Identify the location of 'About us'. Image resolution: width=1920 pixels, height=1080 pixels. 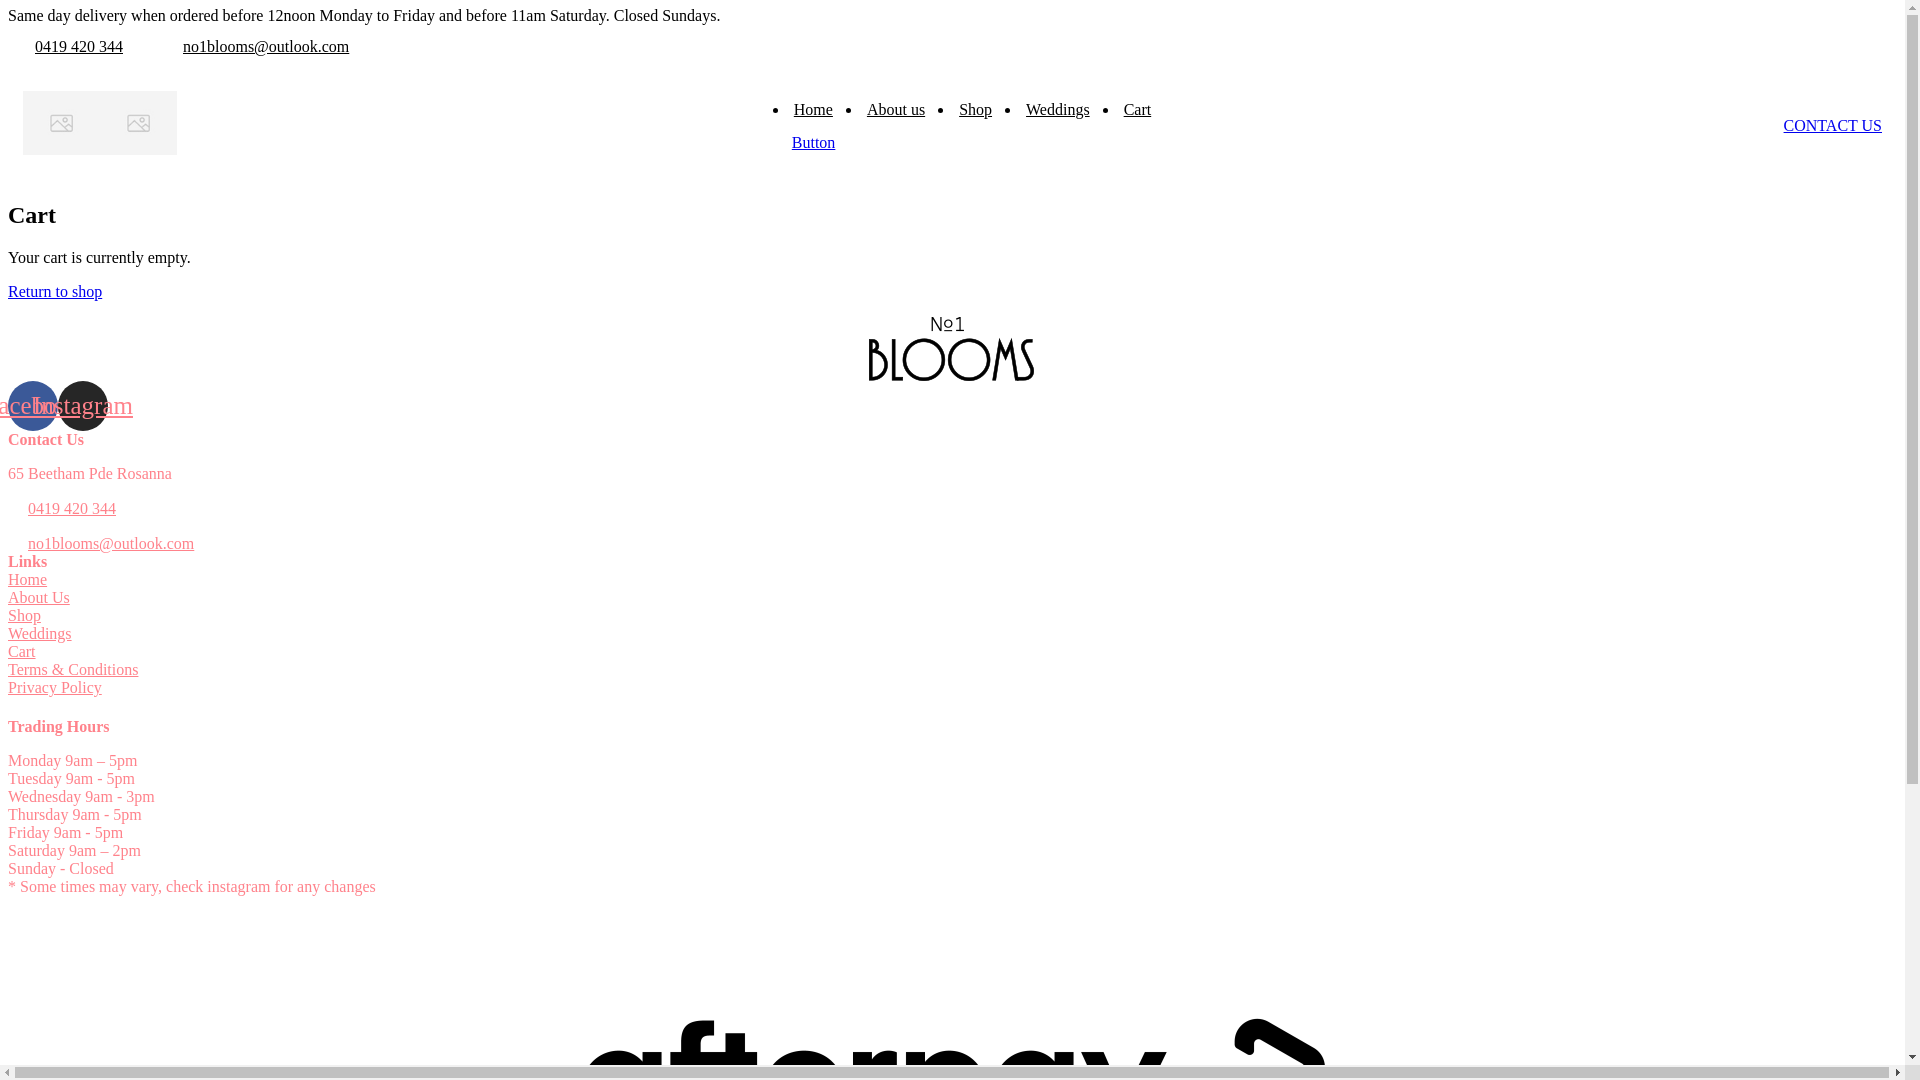
(895, 109).